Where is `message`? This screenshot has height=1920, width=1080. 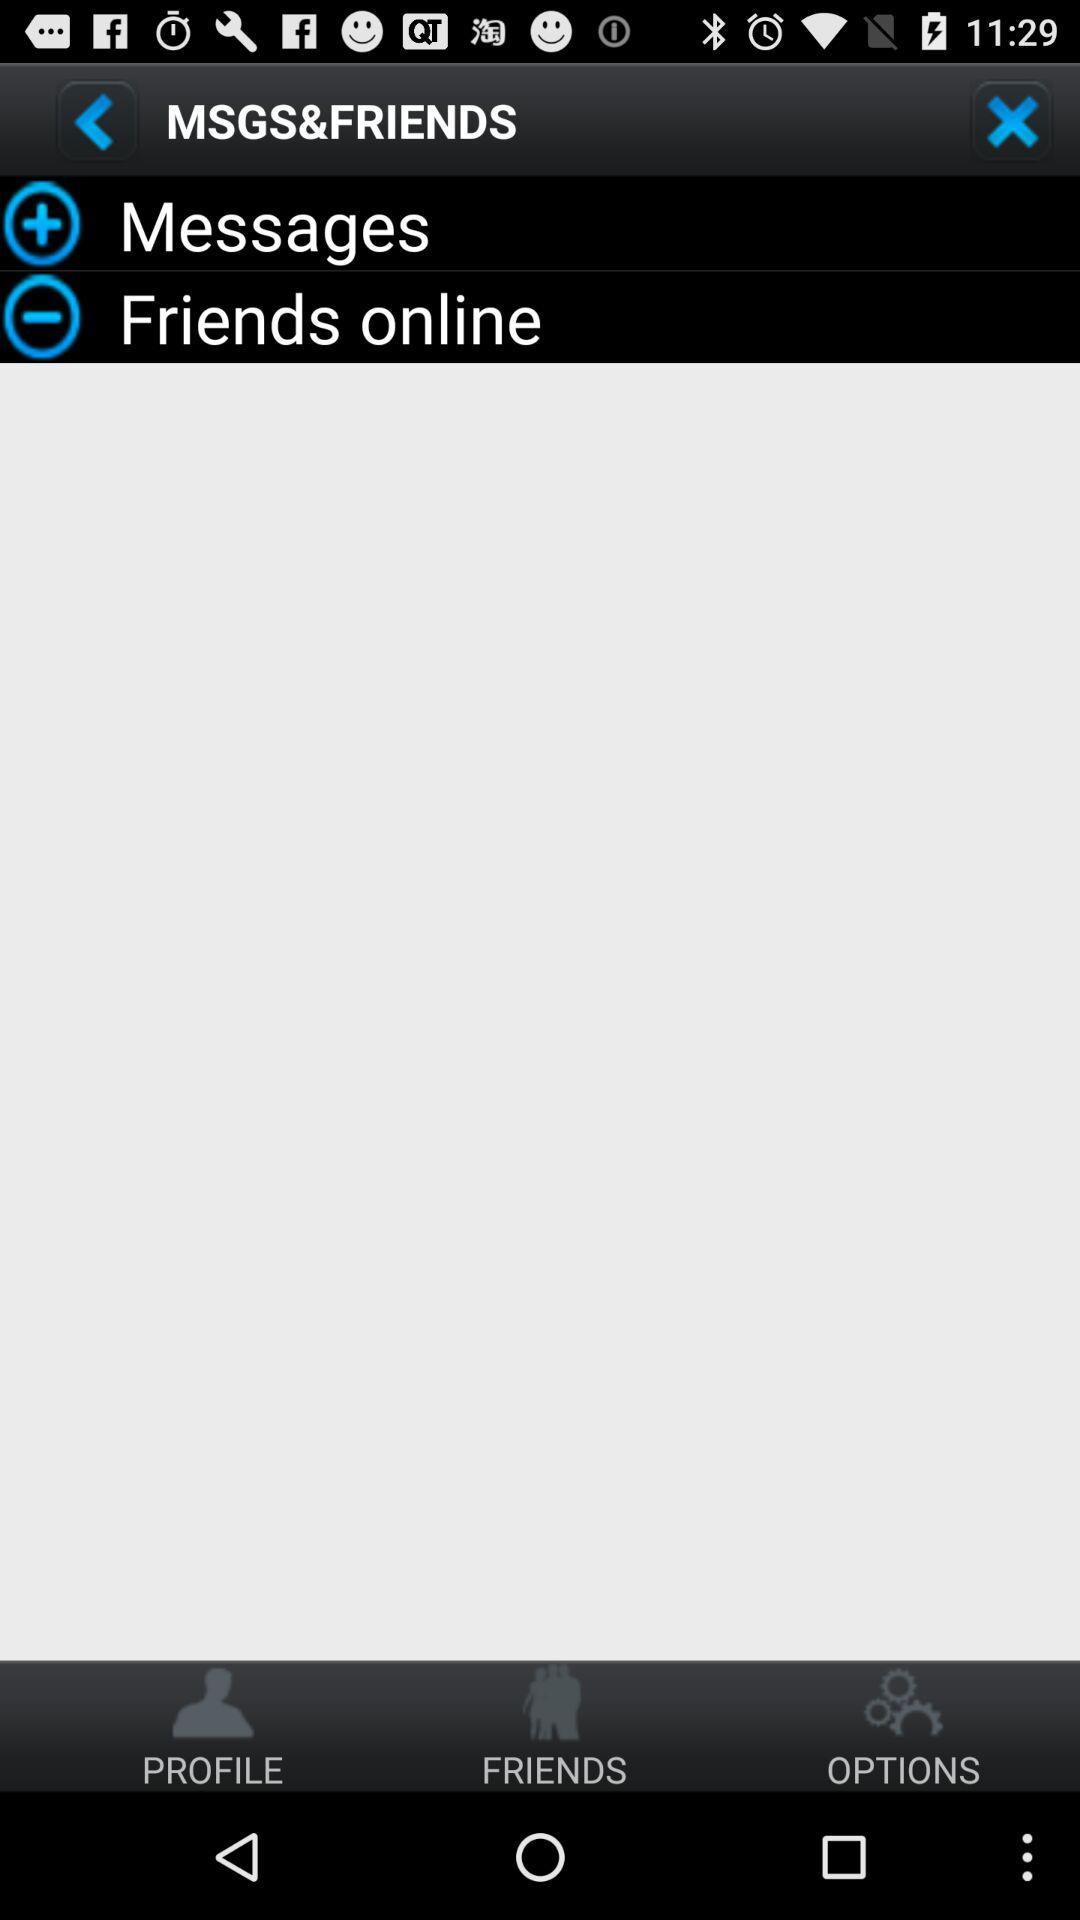 message is located at coordinates (97, 119).